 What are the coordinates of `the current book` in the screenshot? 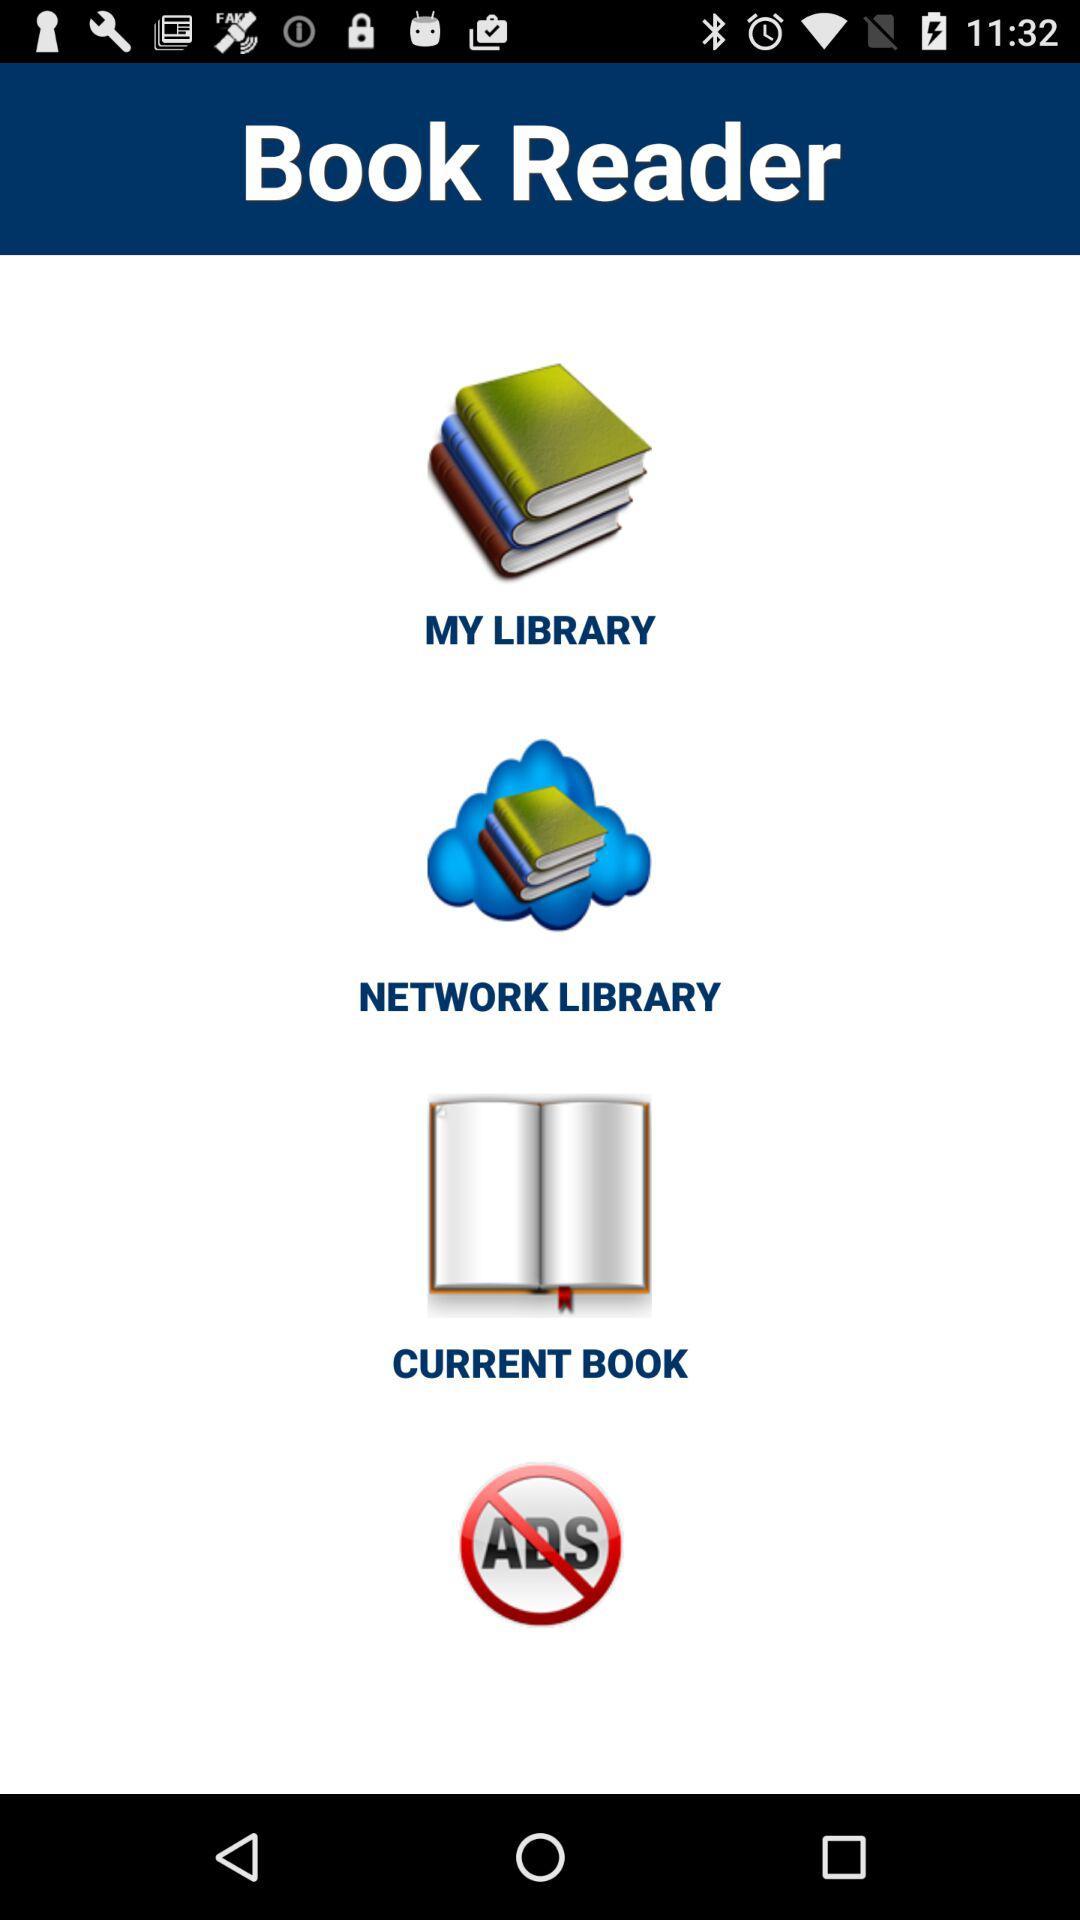 It's located at (540, 1249).